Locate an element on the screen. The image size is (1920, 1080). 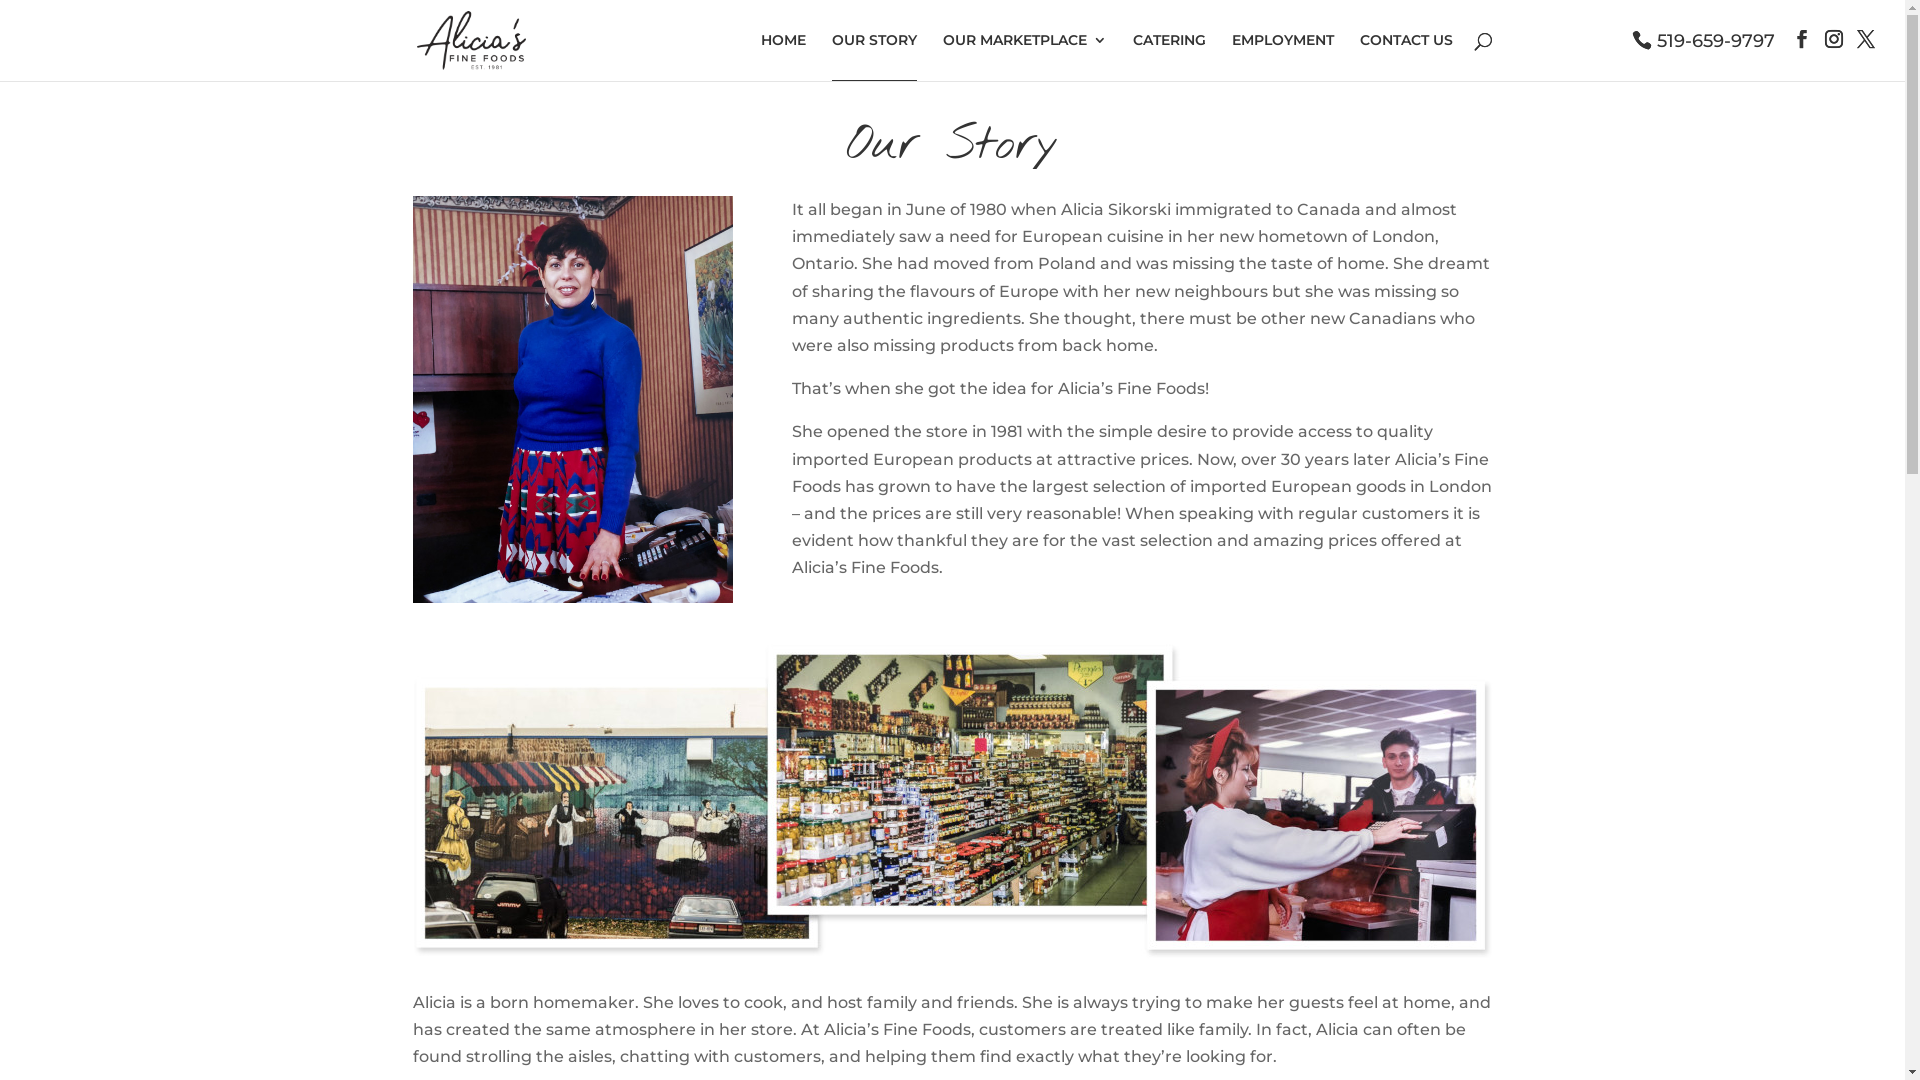
'HOME' is located at coordinates (781, 55).